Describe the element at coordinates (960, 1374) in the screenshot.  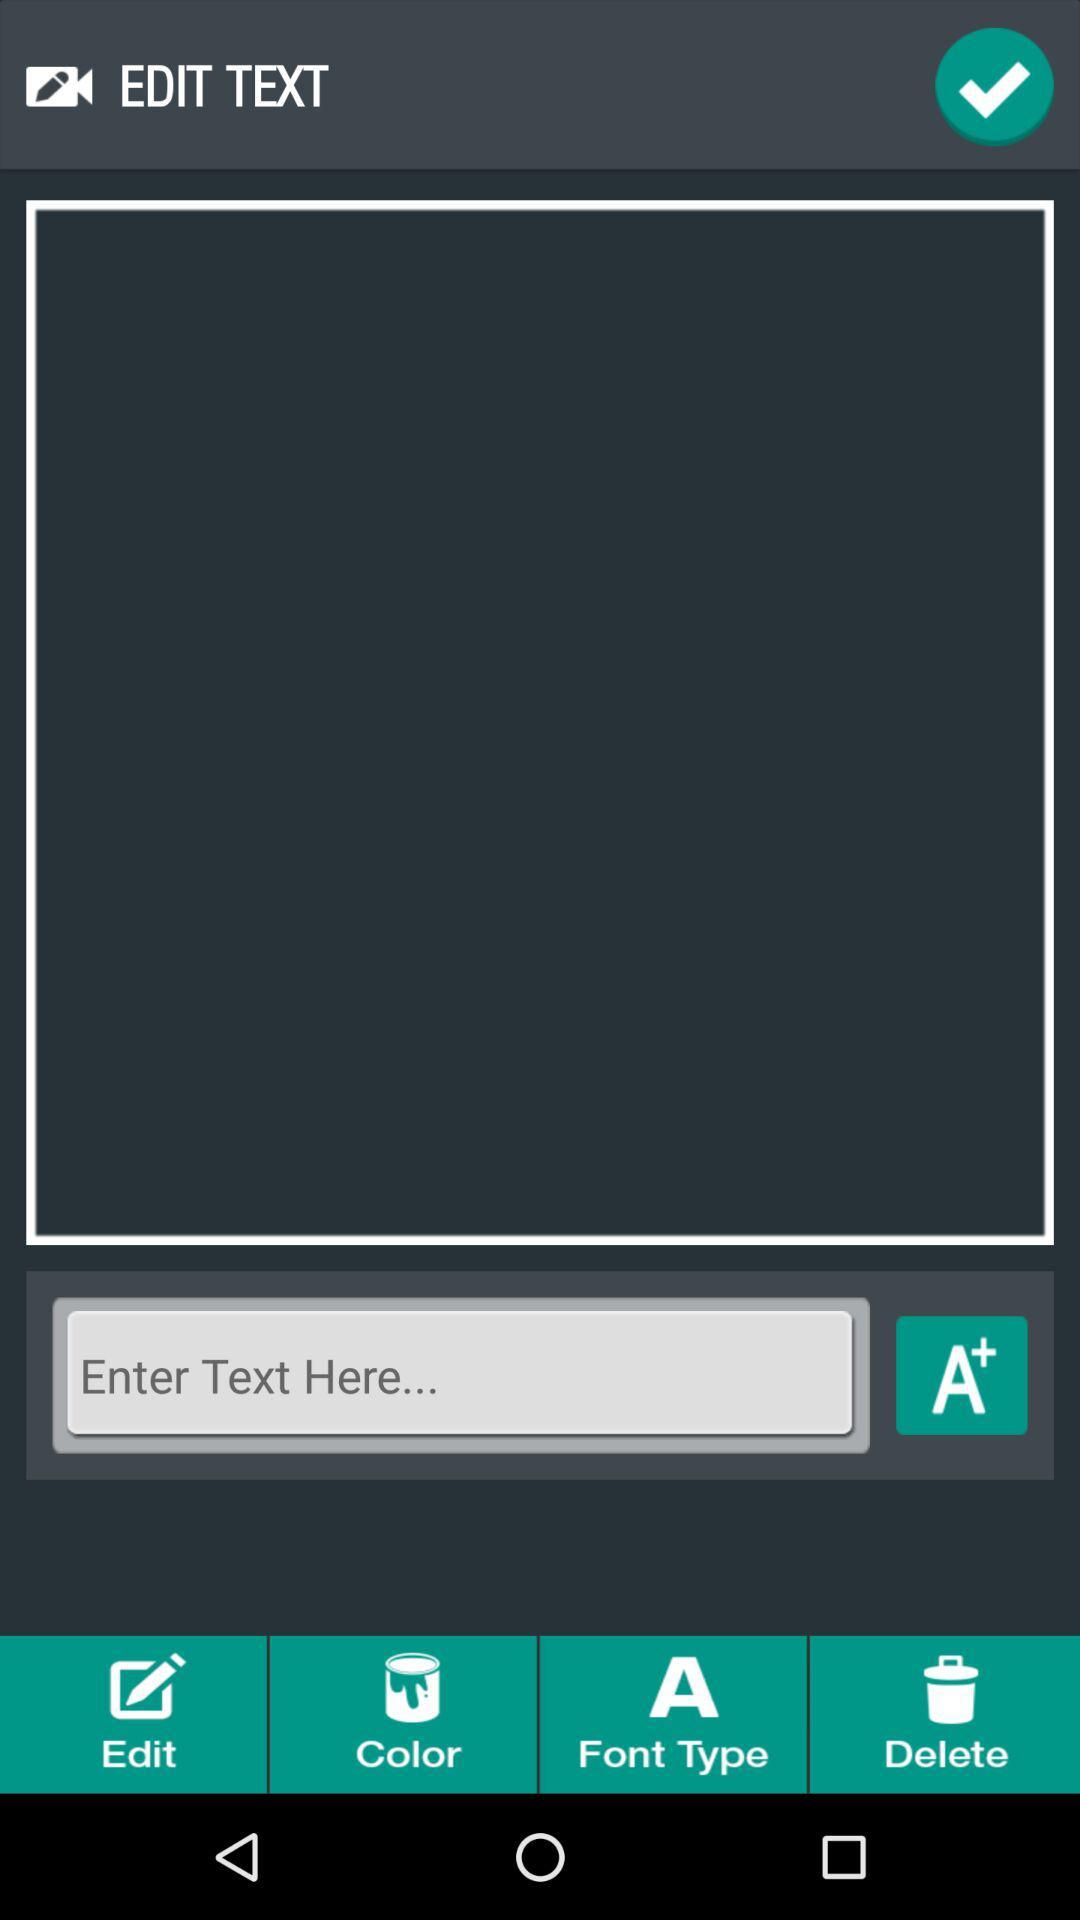
I see `taxes` at that location.